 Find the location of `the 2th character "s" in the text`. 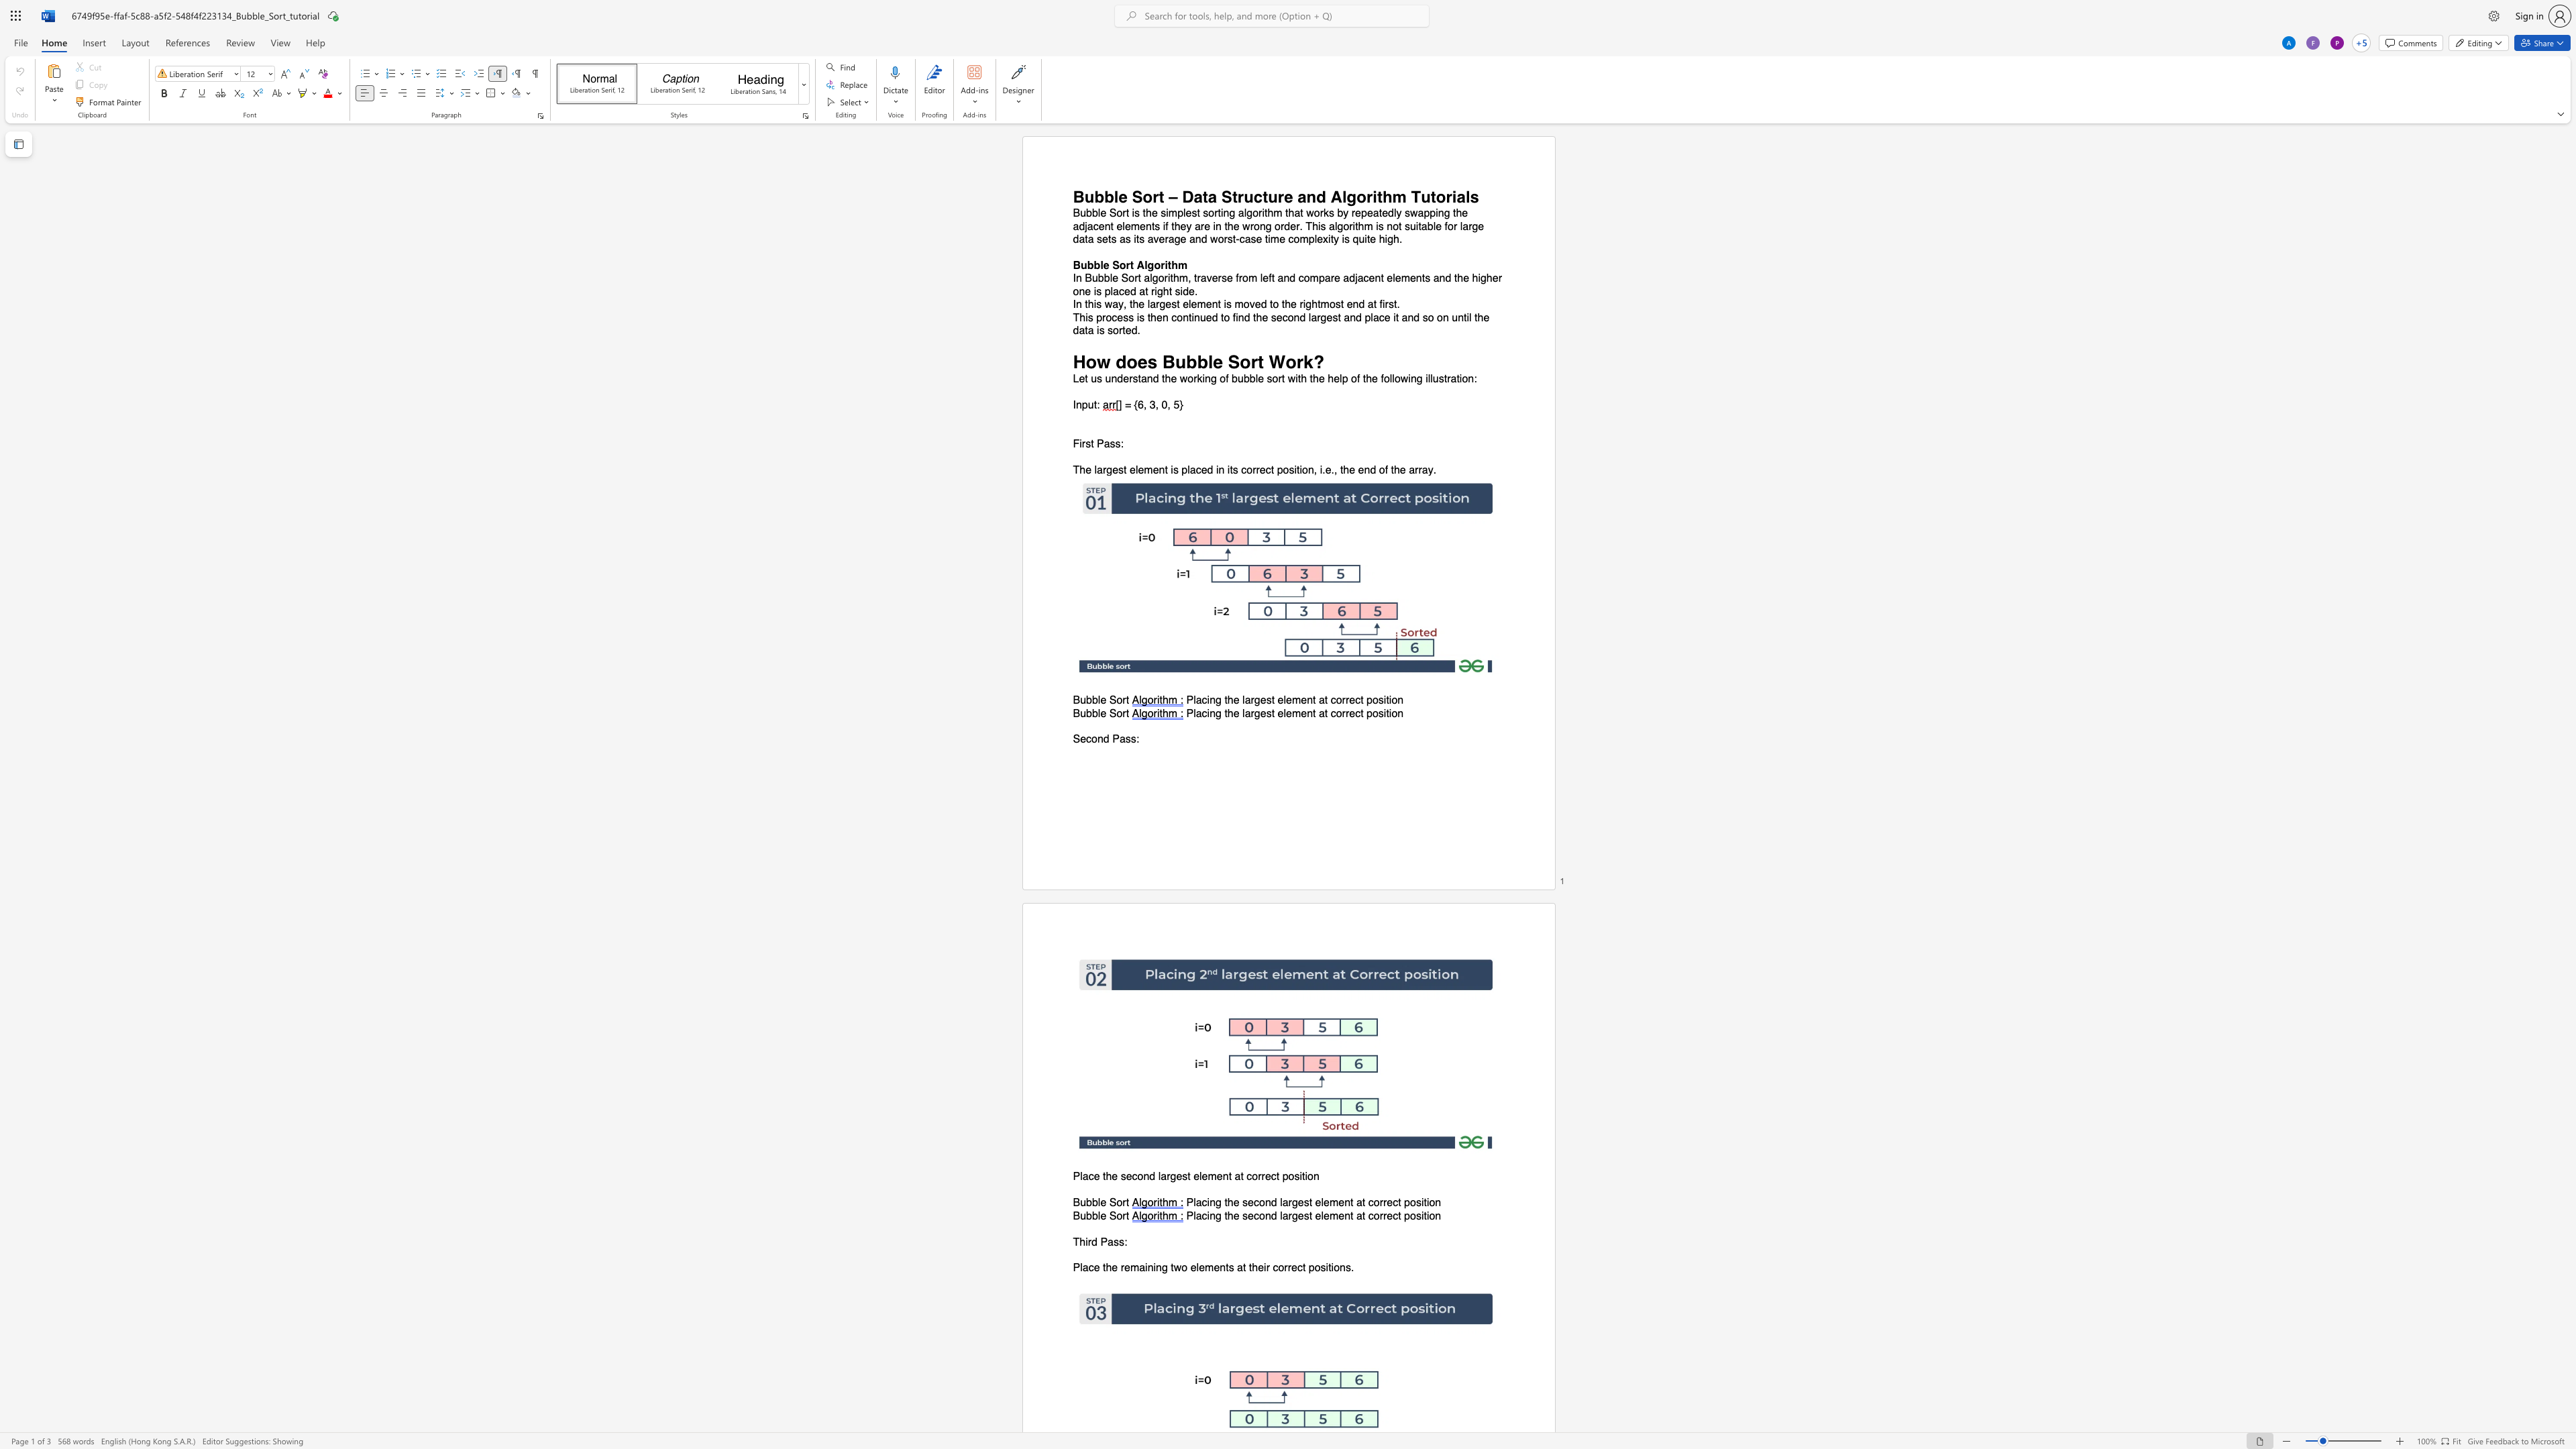

the 2th character "s" in the text is located at coordinates (1120, 1240).